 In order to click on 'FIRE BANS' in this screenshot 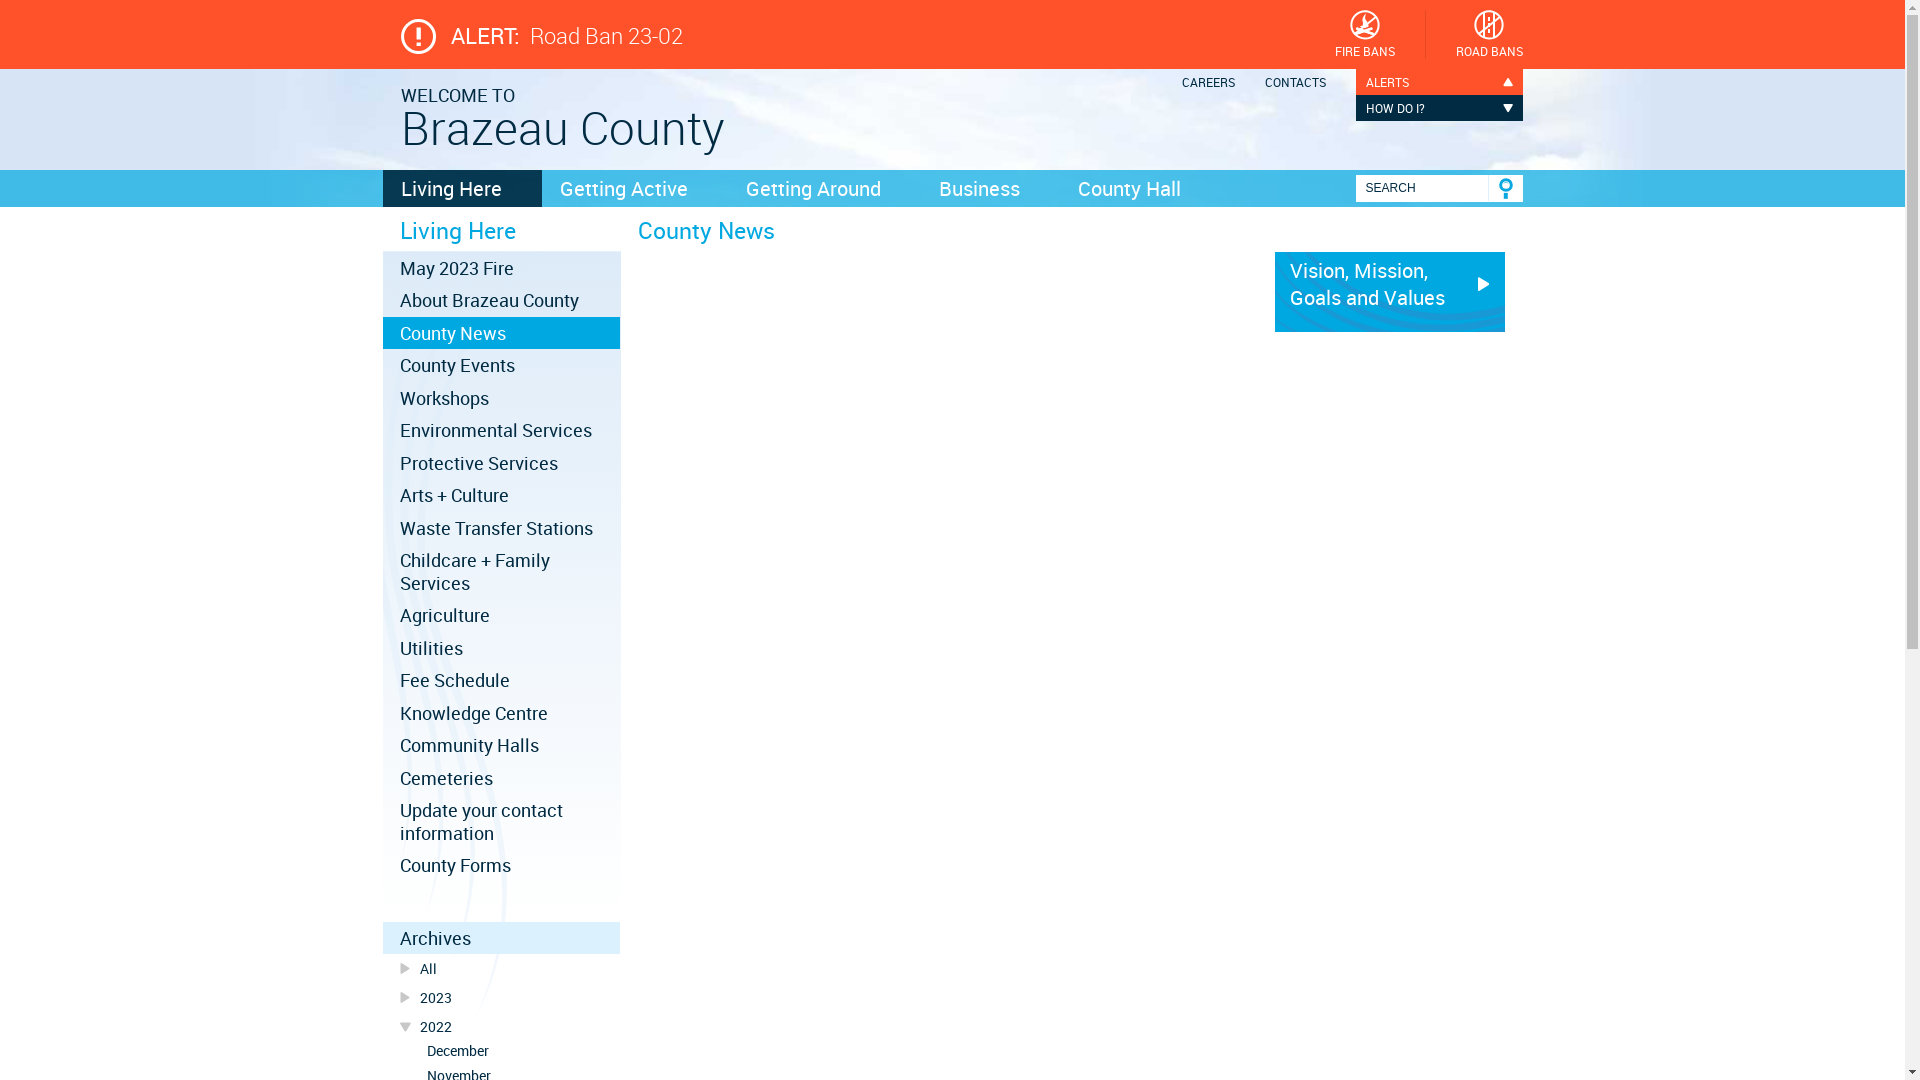, I will do `click(1334, 34)`.